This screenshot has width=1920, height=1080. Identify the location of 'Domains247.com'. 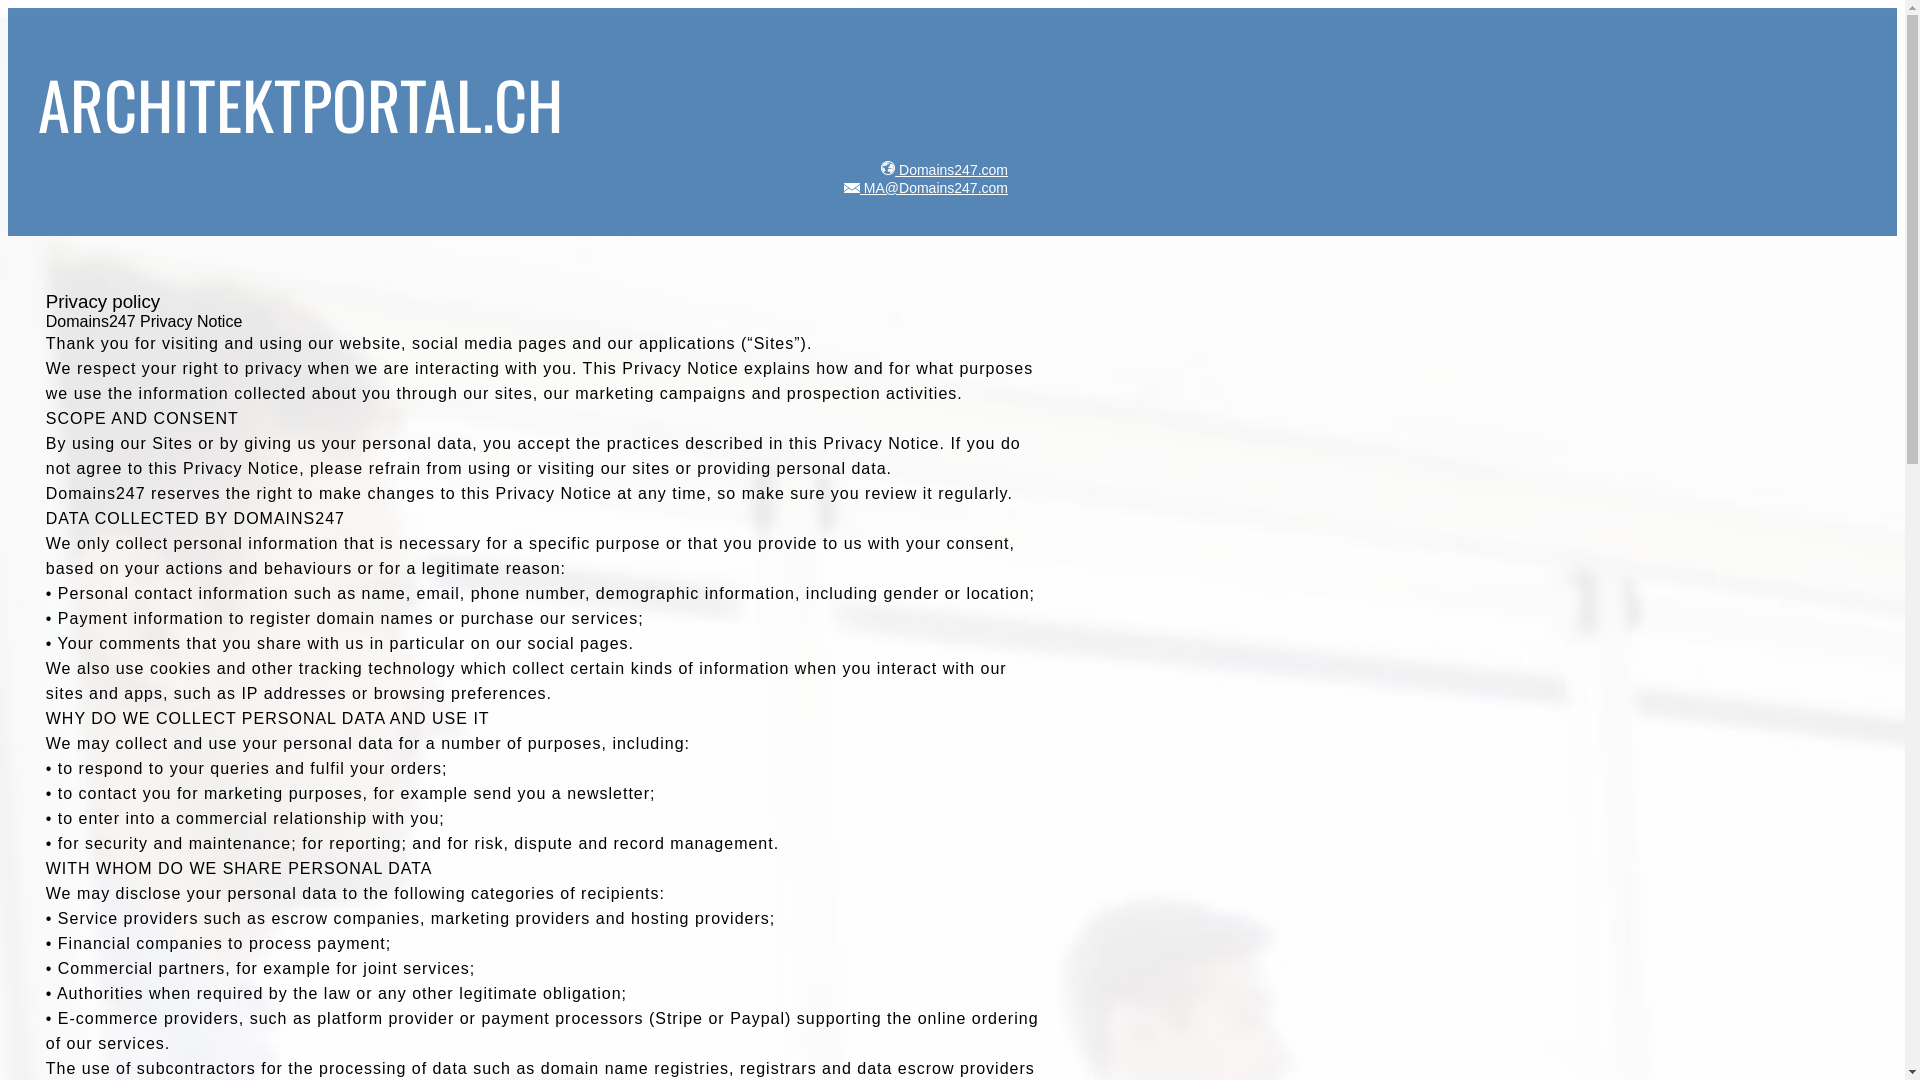
(940, 168).